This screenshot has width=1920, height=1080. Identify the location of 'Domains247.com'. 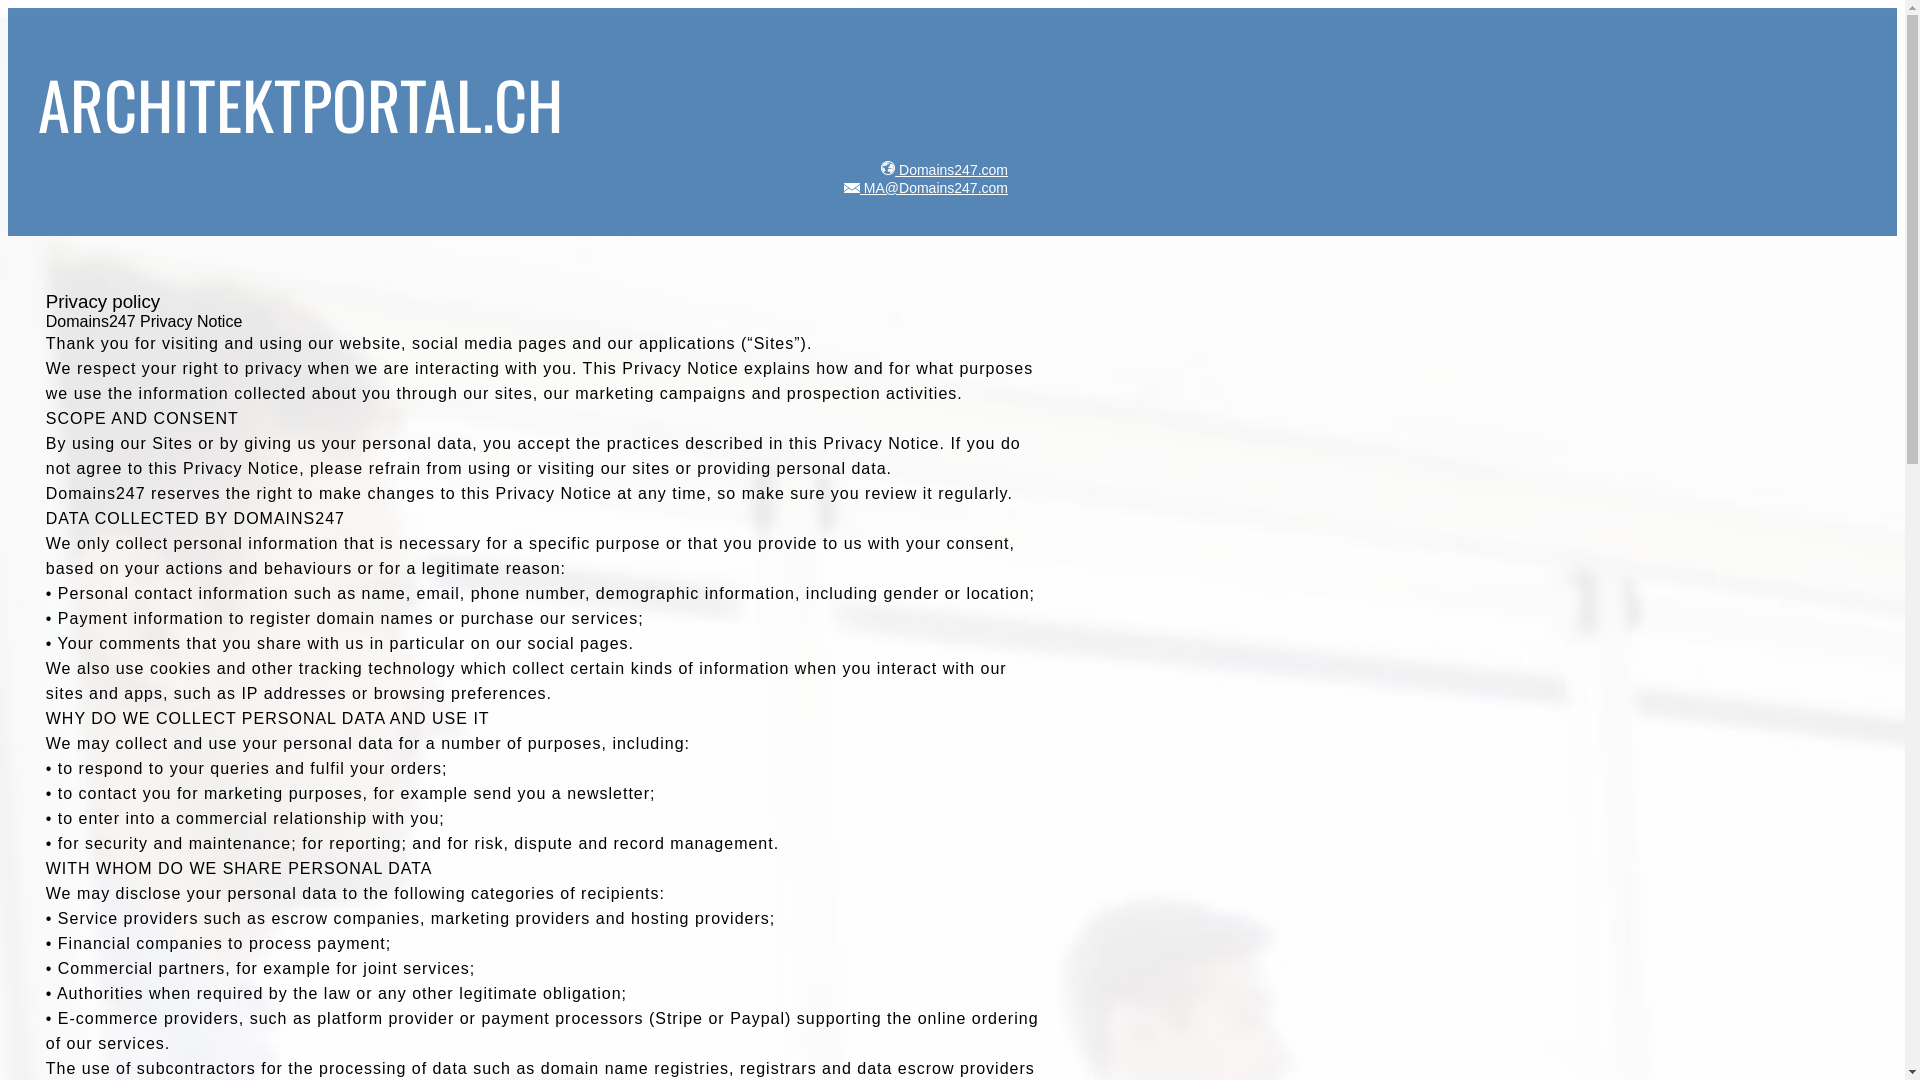
(940, 168).